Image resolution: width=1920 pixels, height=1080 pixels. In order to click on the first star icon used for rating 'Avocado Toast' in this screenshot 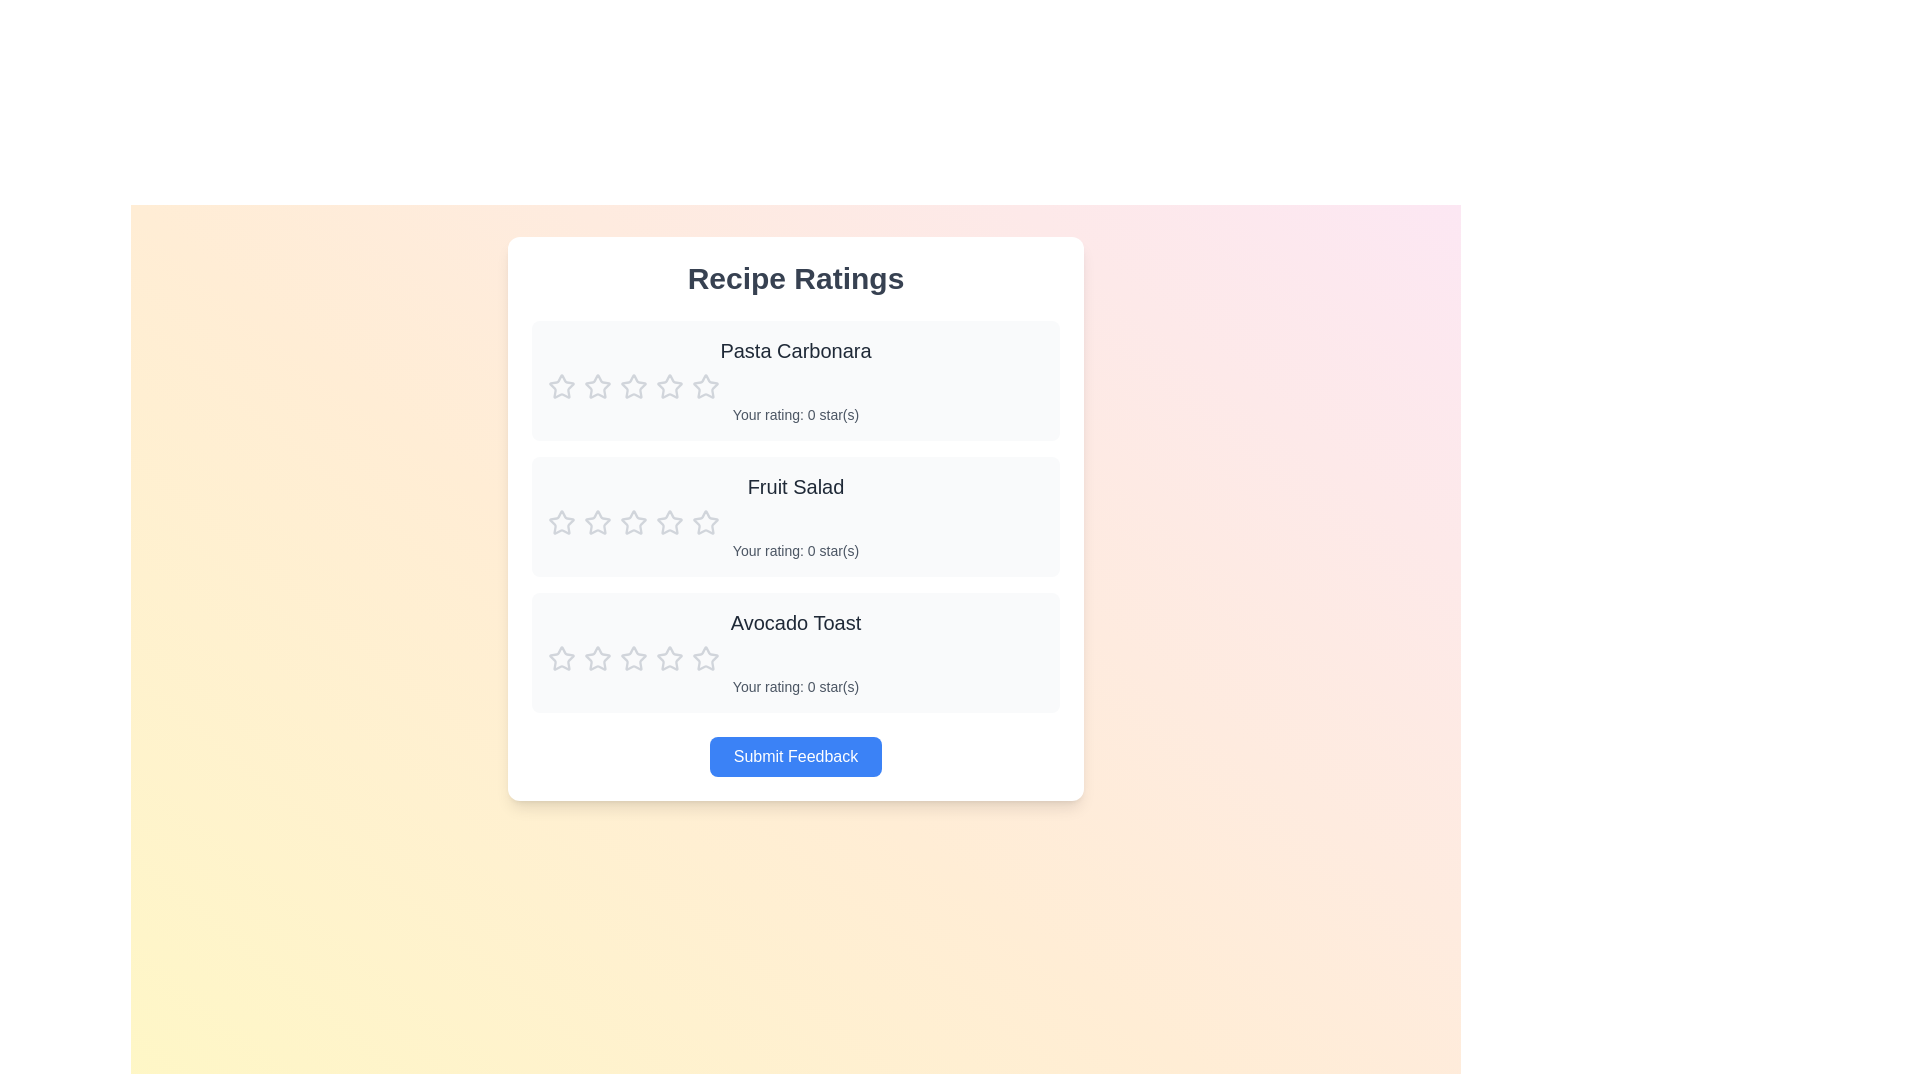, I will do `click(597, 658)`.